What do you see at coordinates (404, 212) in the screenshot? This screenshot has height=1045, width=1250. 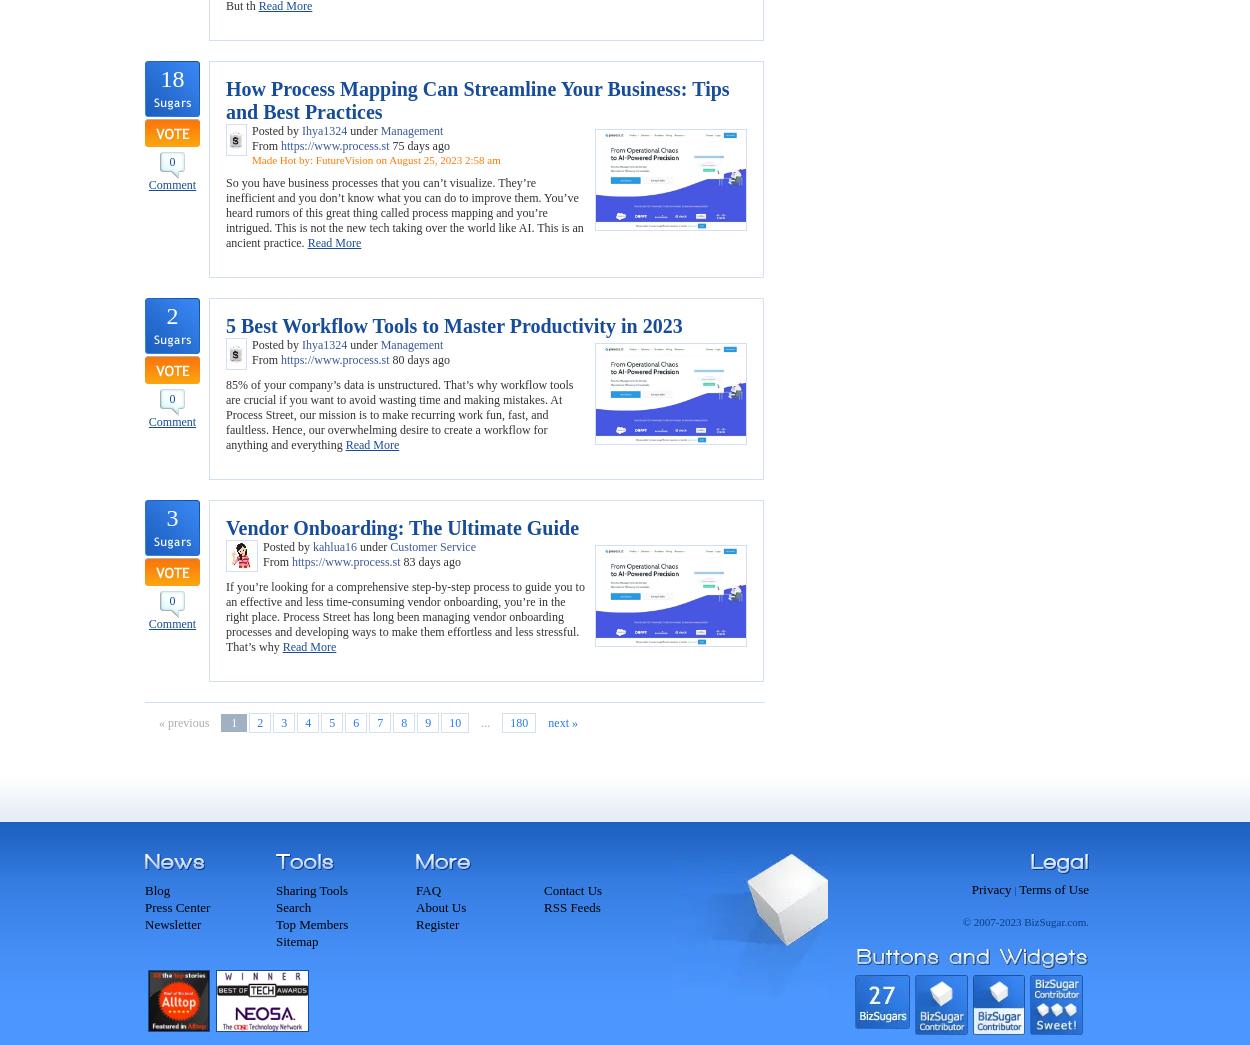 I see `'So you have business processes that you can’t visualize. They’re inefficient and you don’t know what you can do to improve them. You’ve heard rumors of this great thing called process mapping and you’re intrigued. This is not the new tech taking over the world like AI. This is an ancient practice.'` at bounding box center [404, 212].